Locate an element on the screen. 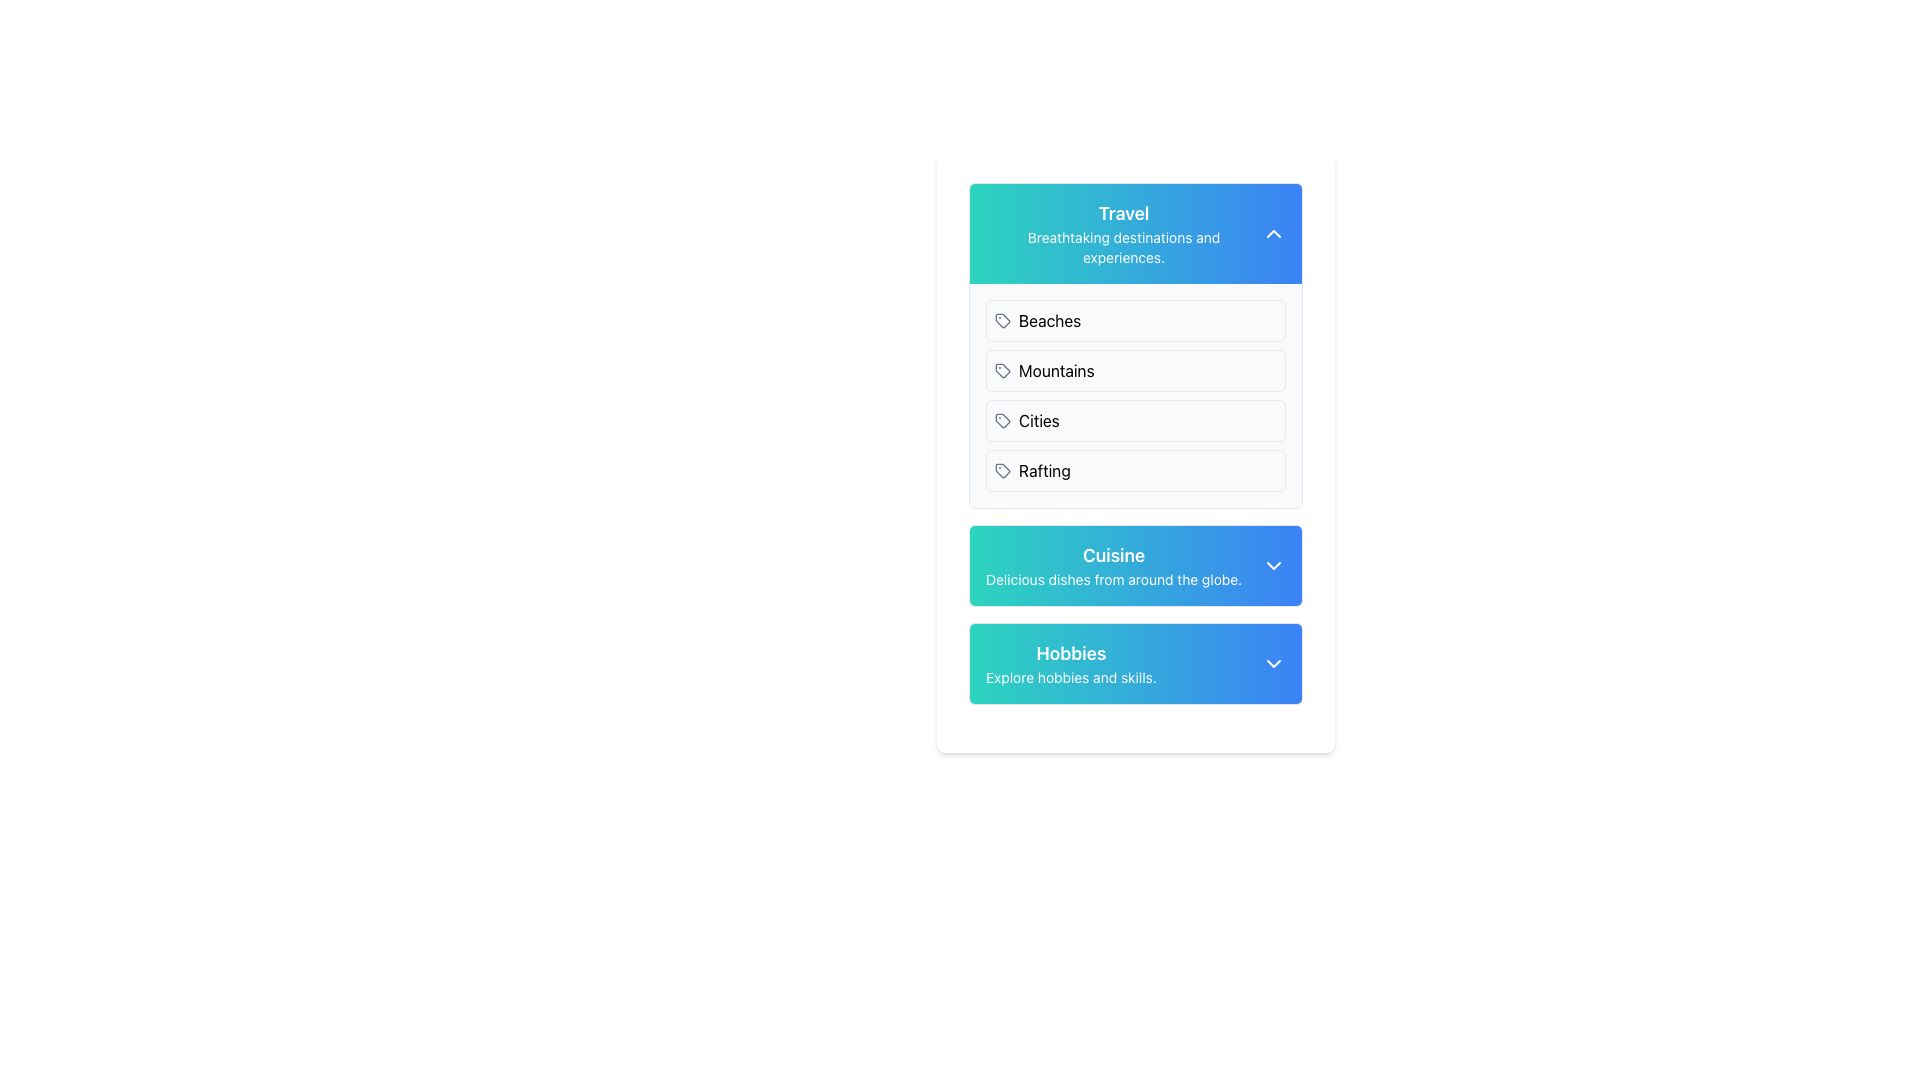 The width and height of the screenshot is (1920, 1080). the small gray tag icon with a dot inside it, located to the left of the 'Mountains' text in the second selectable option of the 'Travel' section is located at coordinates (1003, 370).